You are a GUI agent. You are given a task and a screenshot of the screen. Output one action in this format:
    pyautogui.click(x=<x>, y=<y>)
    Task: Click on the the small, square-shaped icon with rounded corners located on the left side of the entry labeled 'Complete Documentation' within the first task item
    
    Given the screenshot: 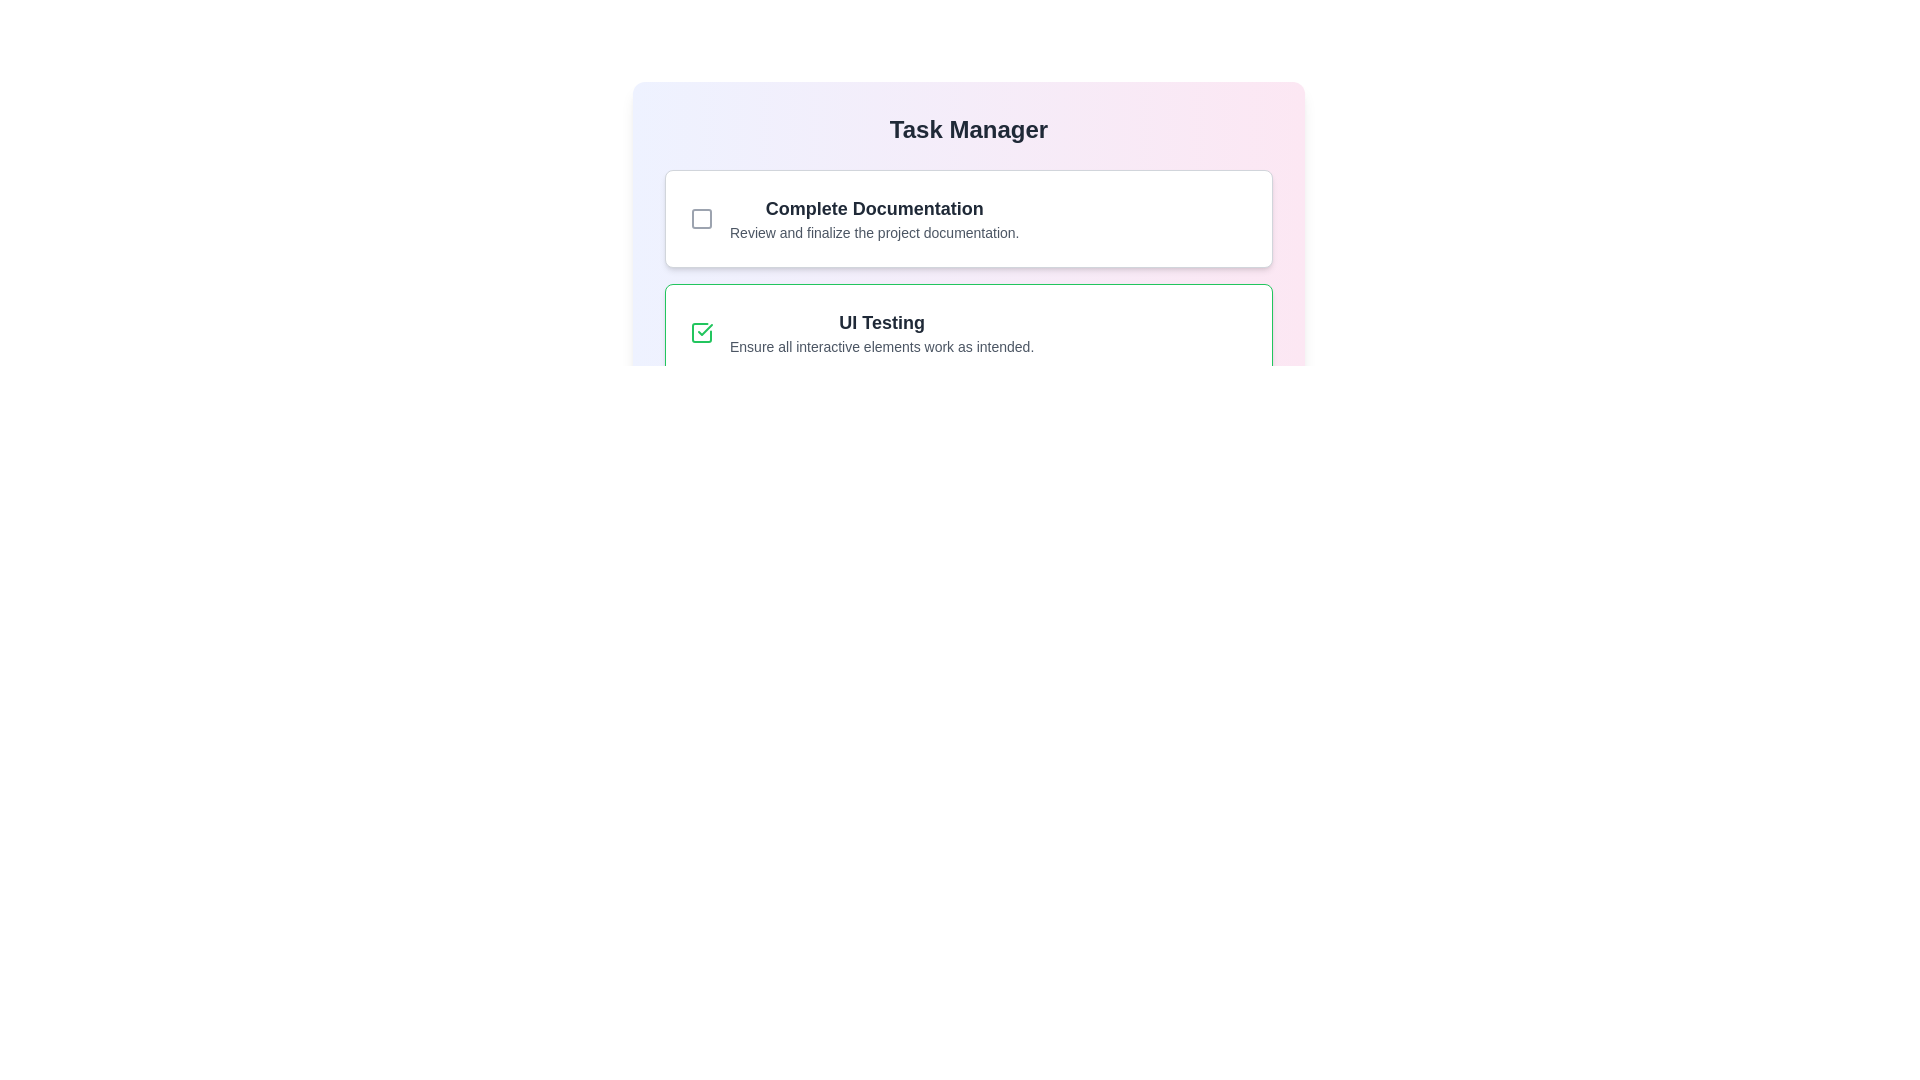 What is the action you would take?
    pyautogui.click(x=701, y=219)
    